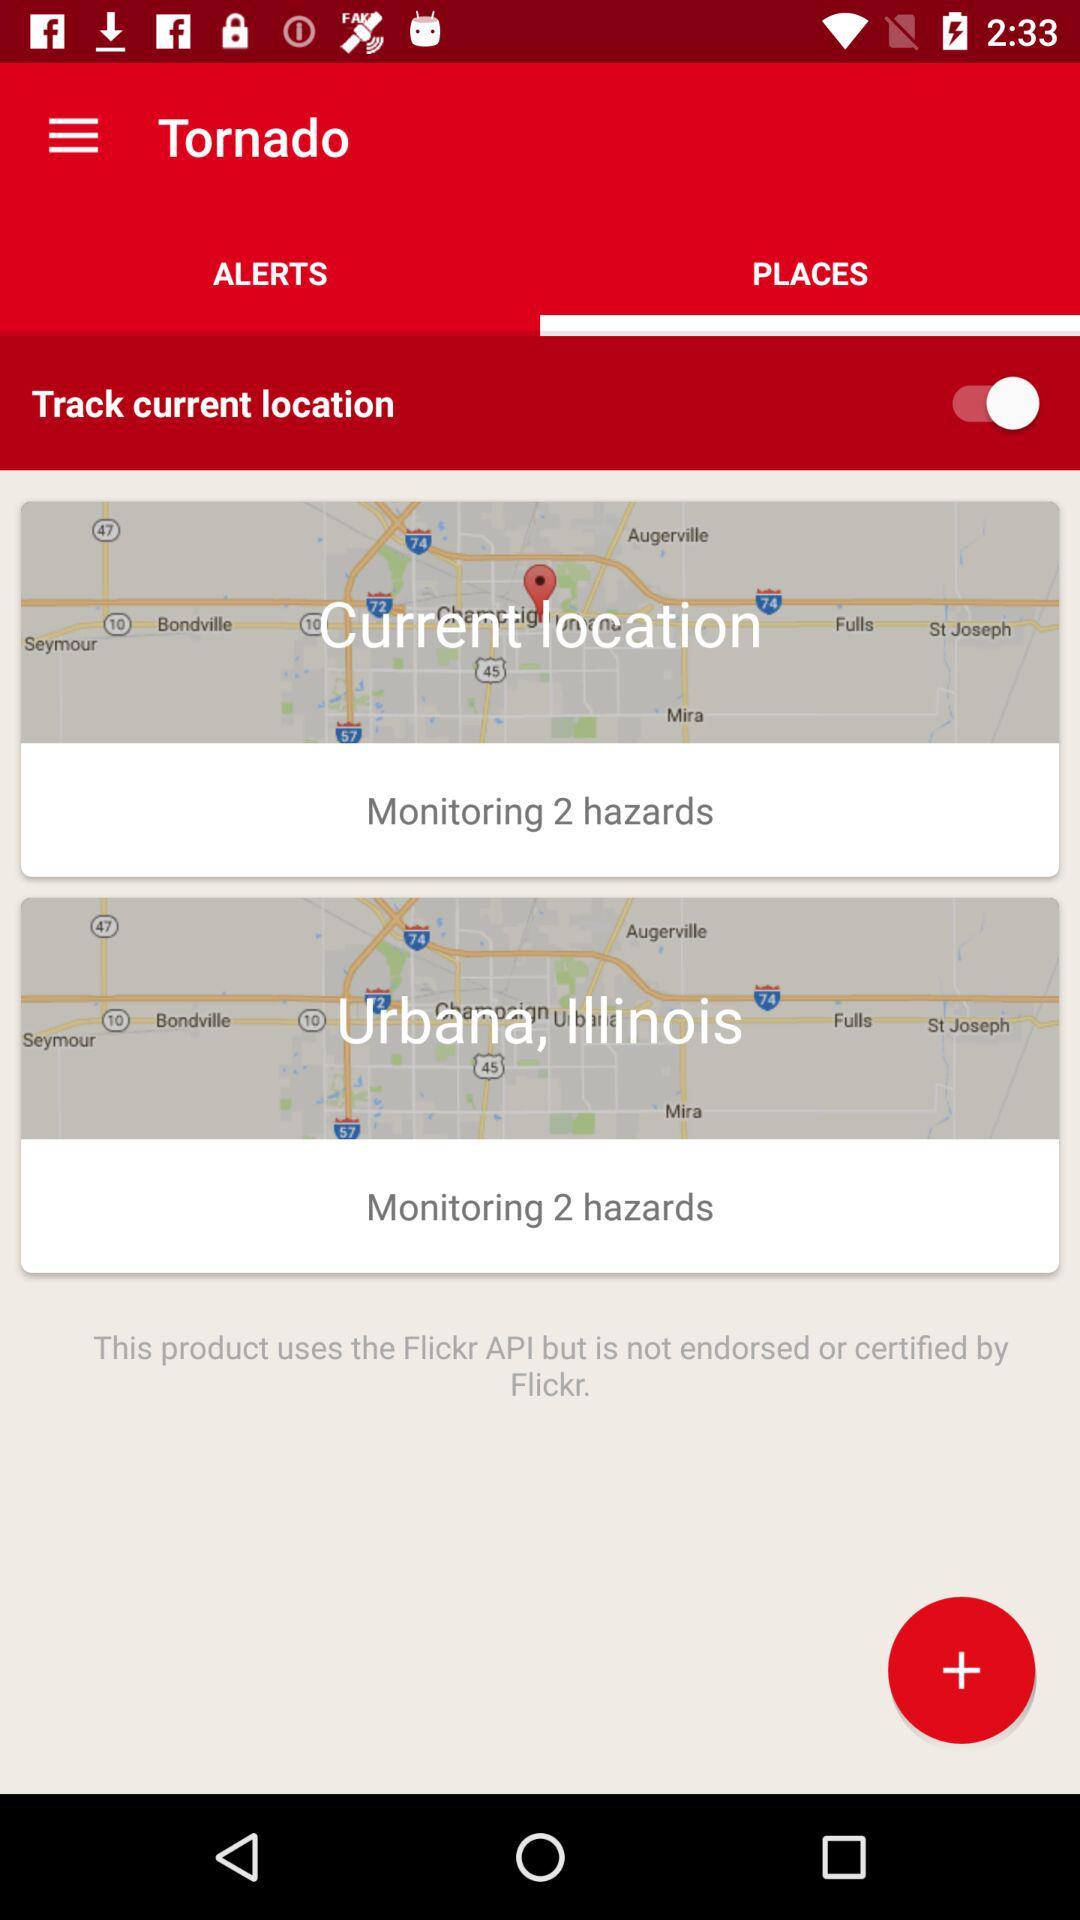  I want to click on the icon next to the places, so click(270, 272).